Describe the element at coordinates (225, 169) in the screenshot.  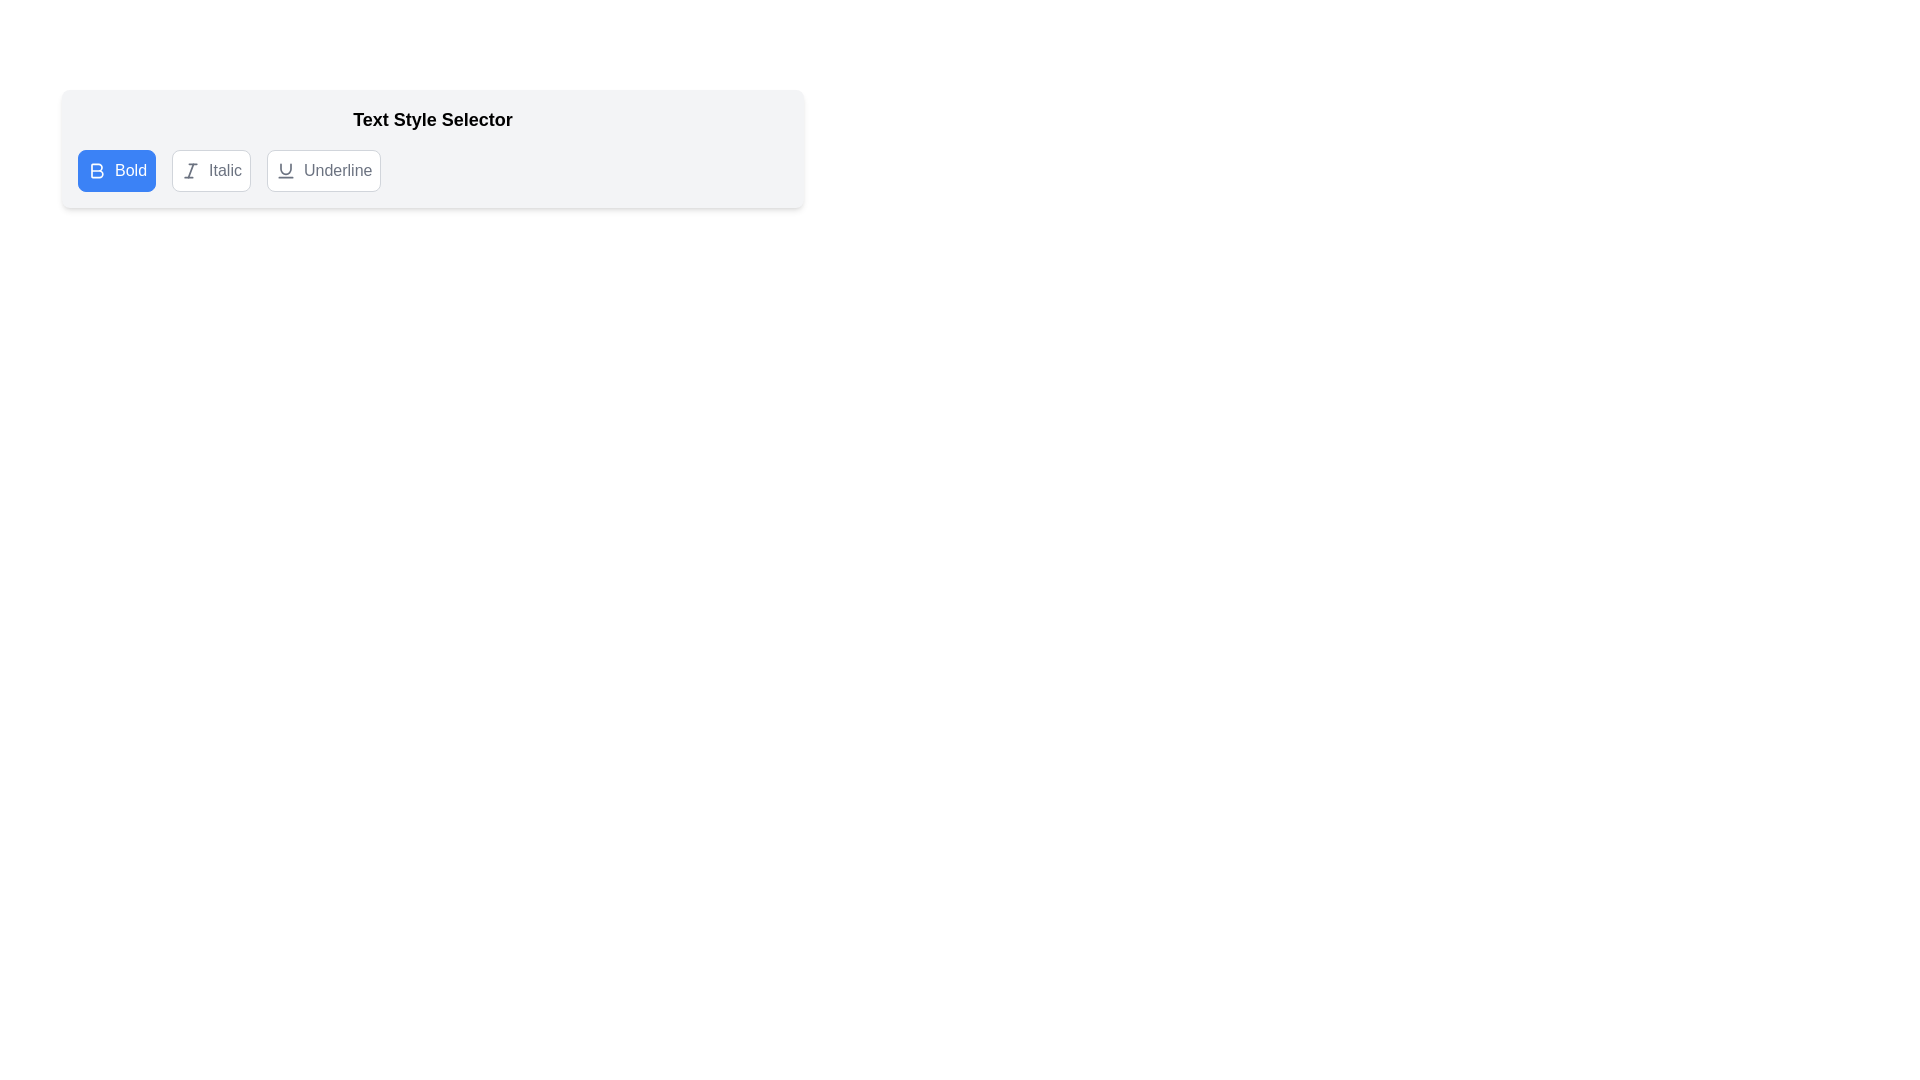
I see `the 'italic' text label styled as a button, which is the second button in a group of three buttons` at that location.